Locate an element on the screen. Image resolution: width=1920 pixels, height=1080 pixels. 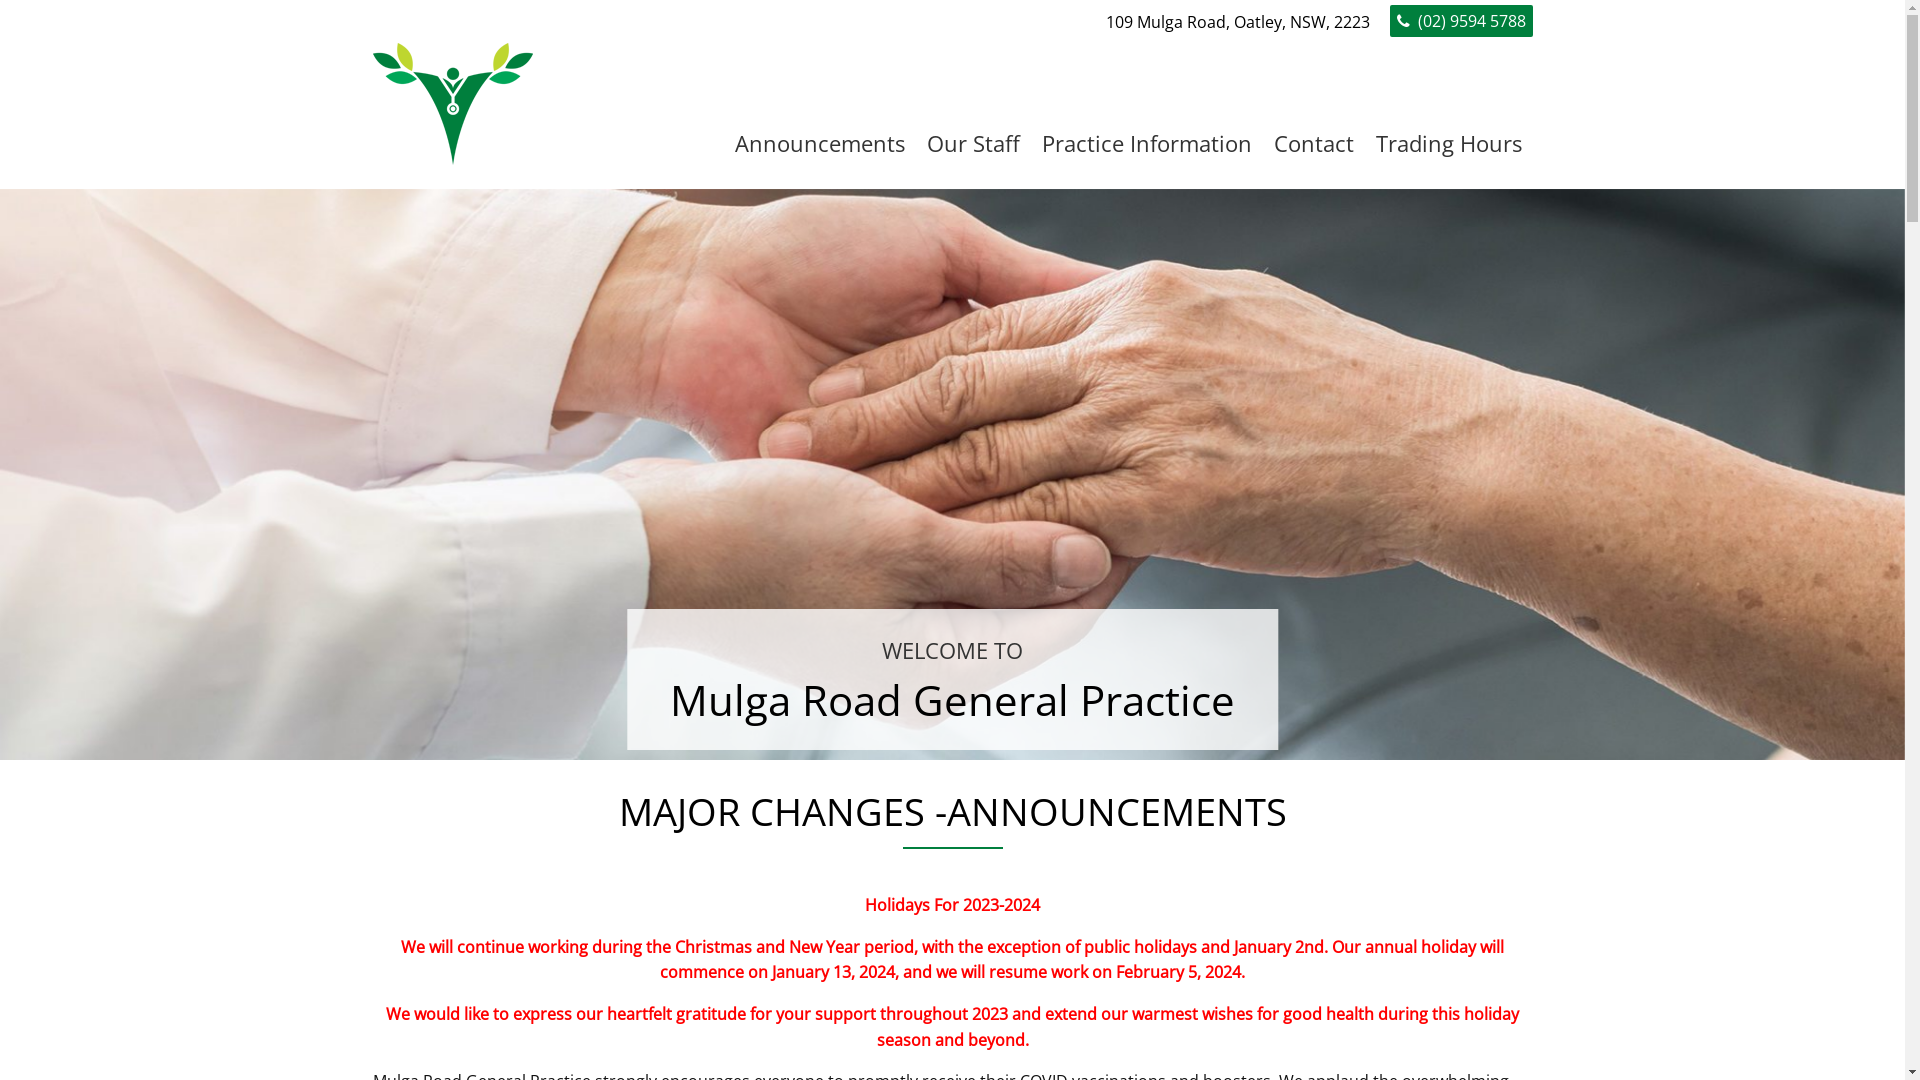
'(02) 9594 5788' is located at coordinates (1461, 20).